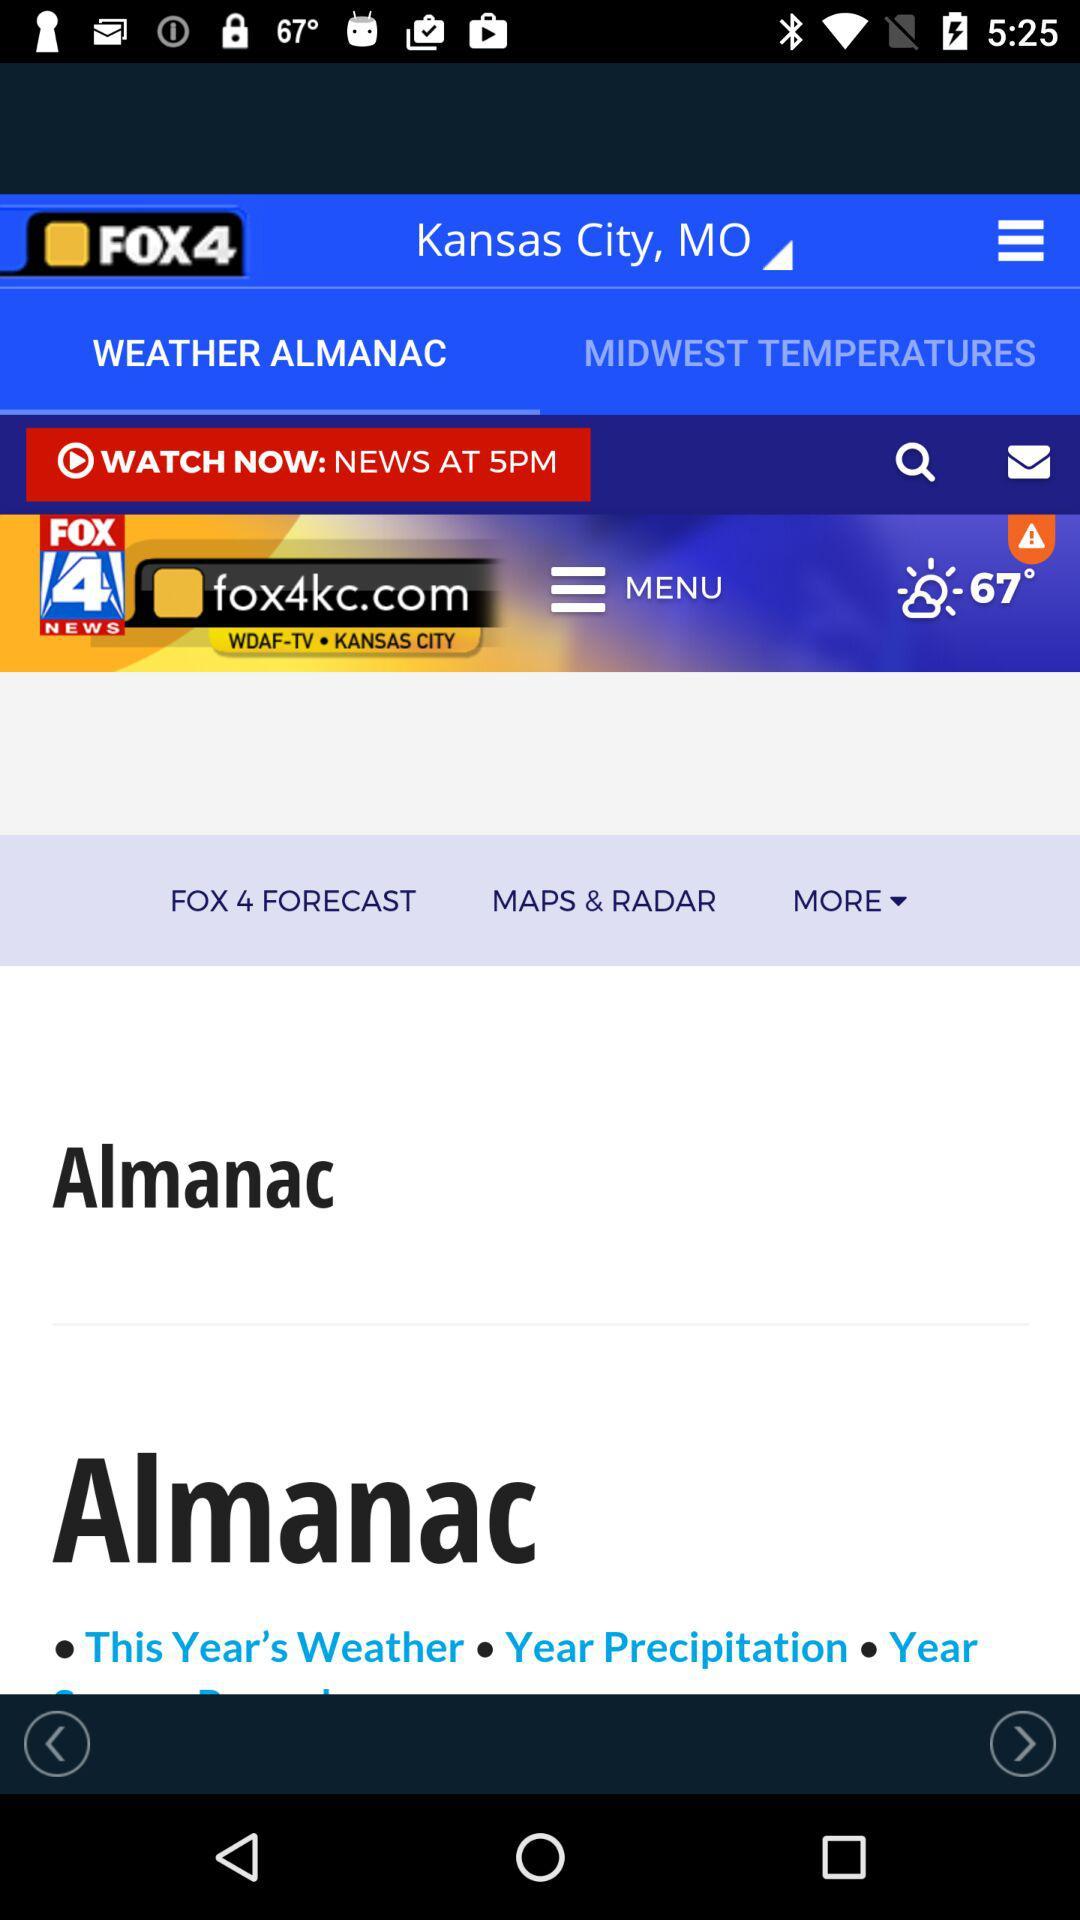  I want to click on go back, so click(56, 1742).